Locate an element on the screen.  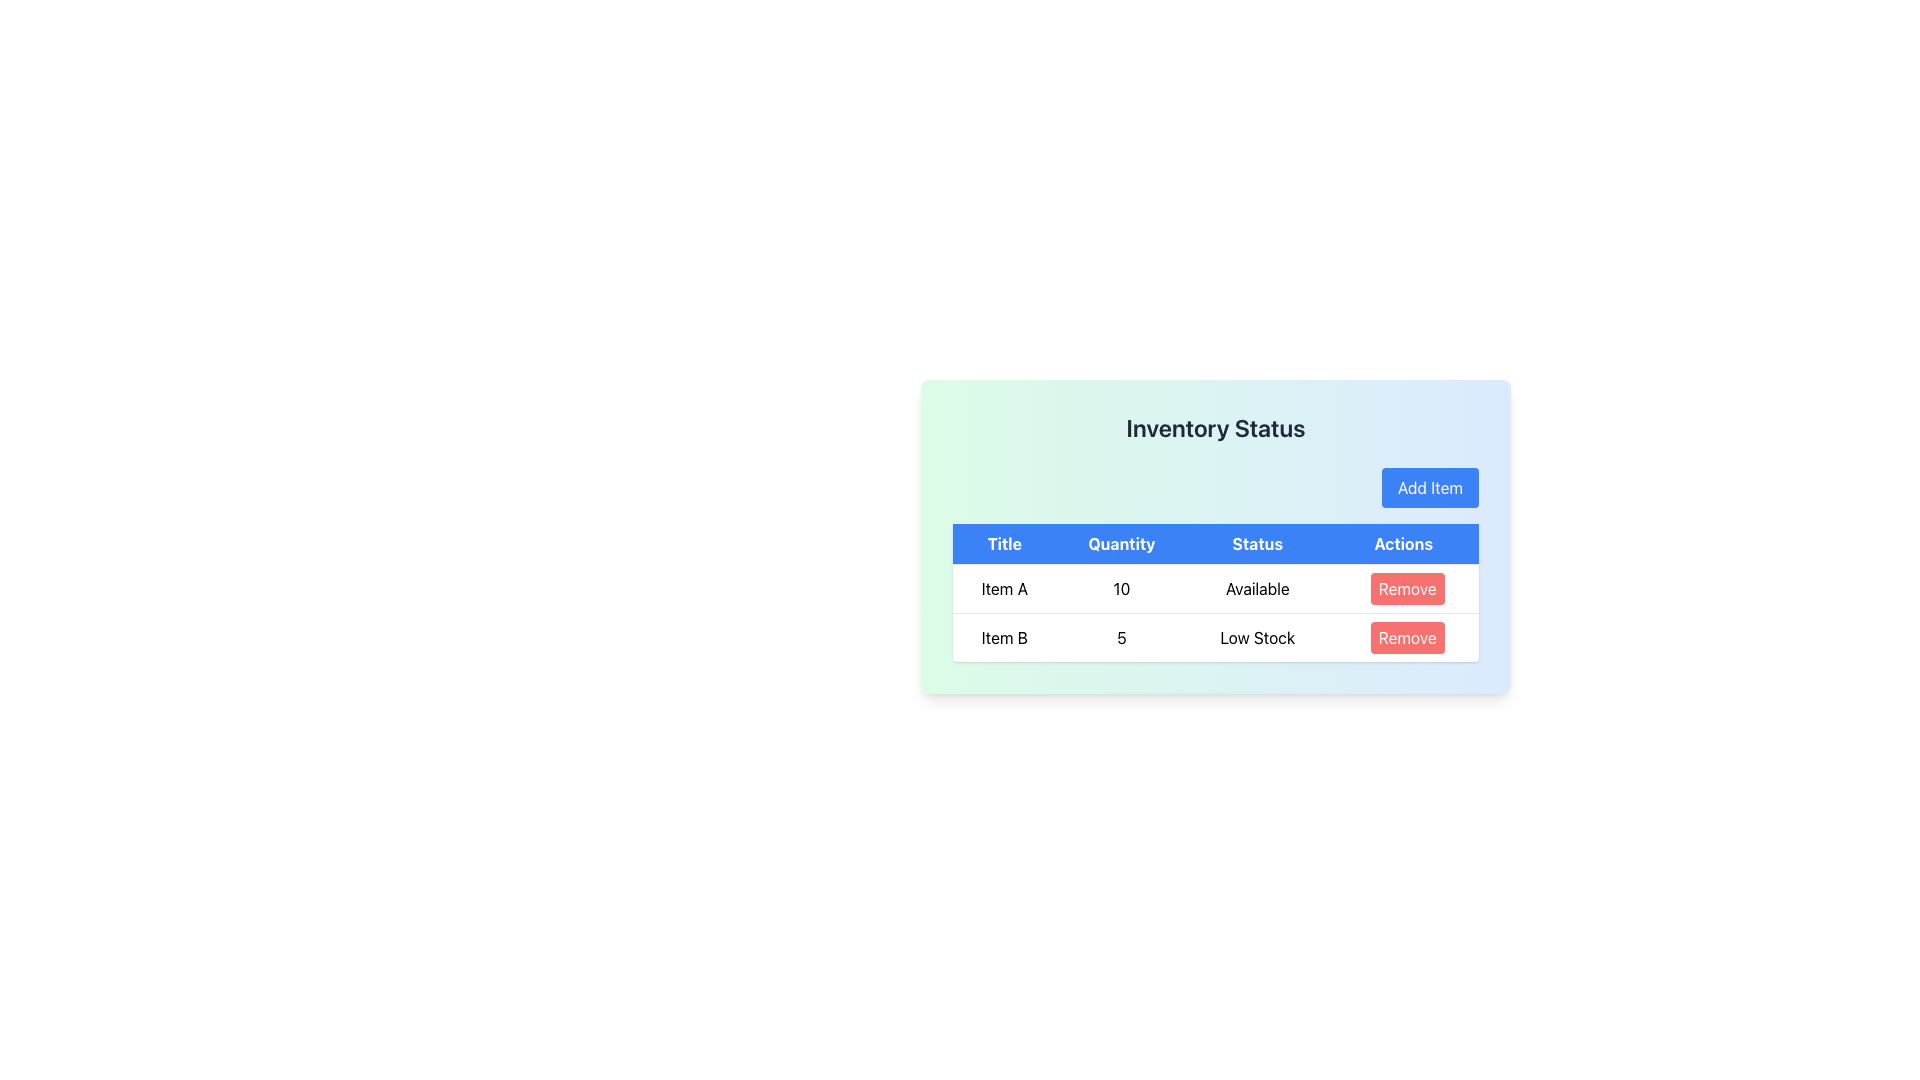
the table header that labels the product status, located as the third column from the left, between 'Quantity' and 'Actions' is located at coordinates (1256, 544).